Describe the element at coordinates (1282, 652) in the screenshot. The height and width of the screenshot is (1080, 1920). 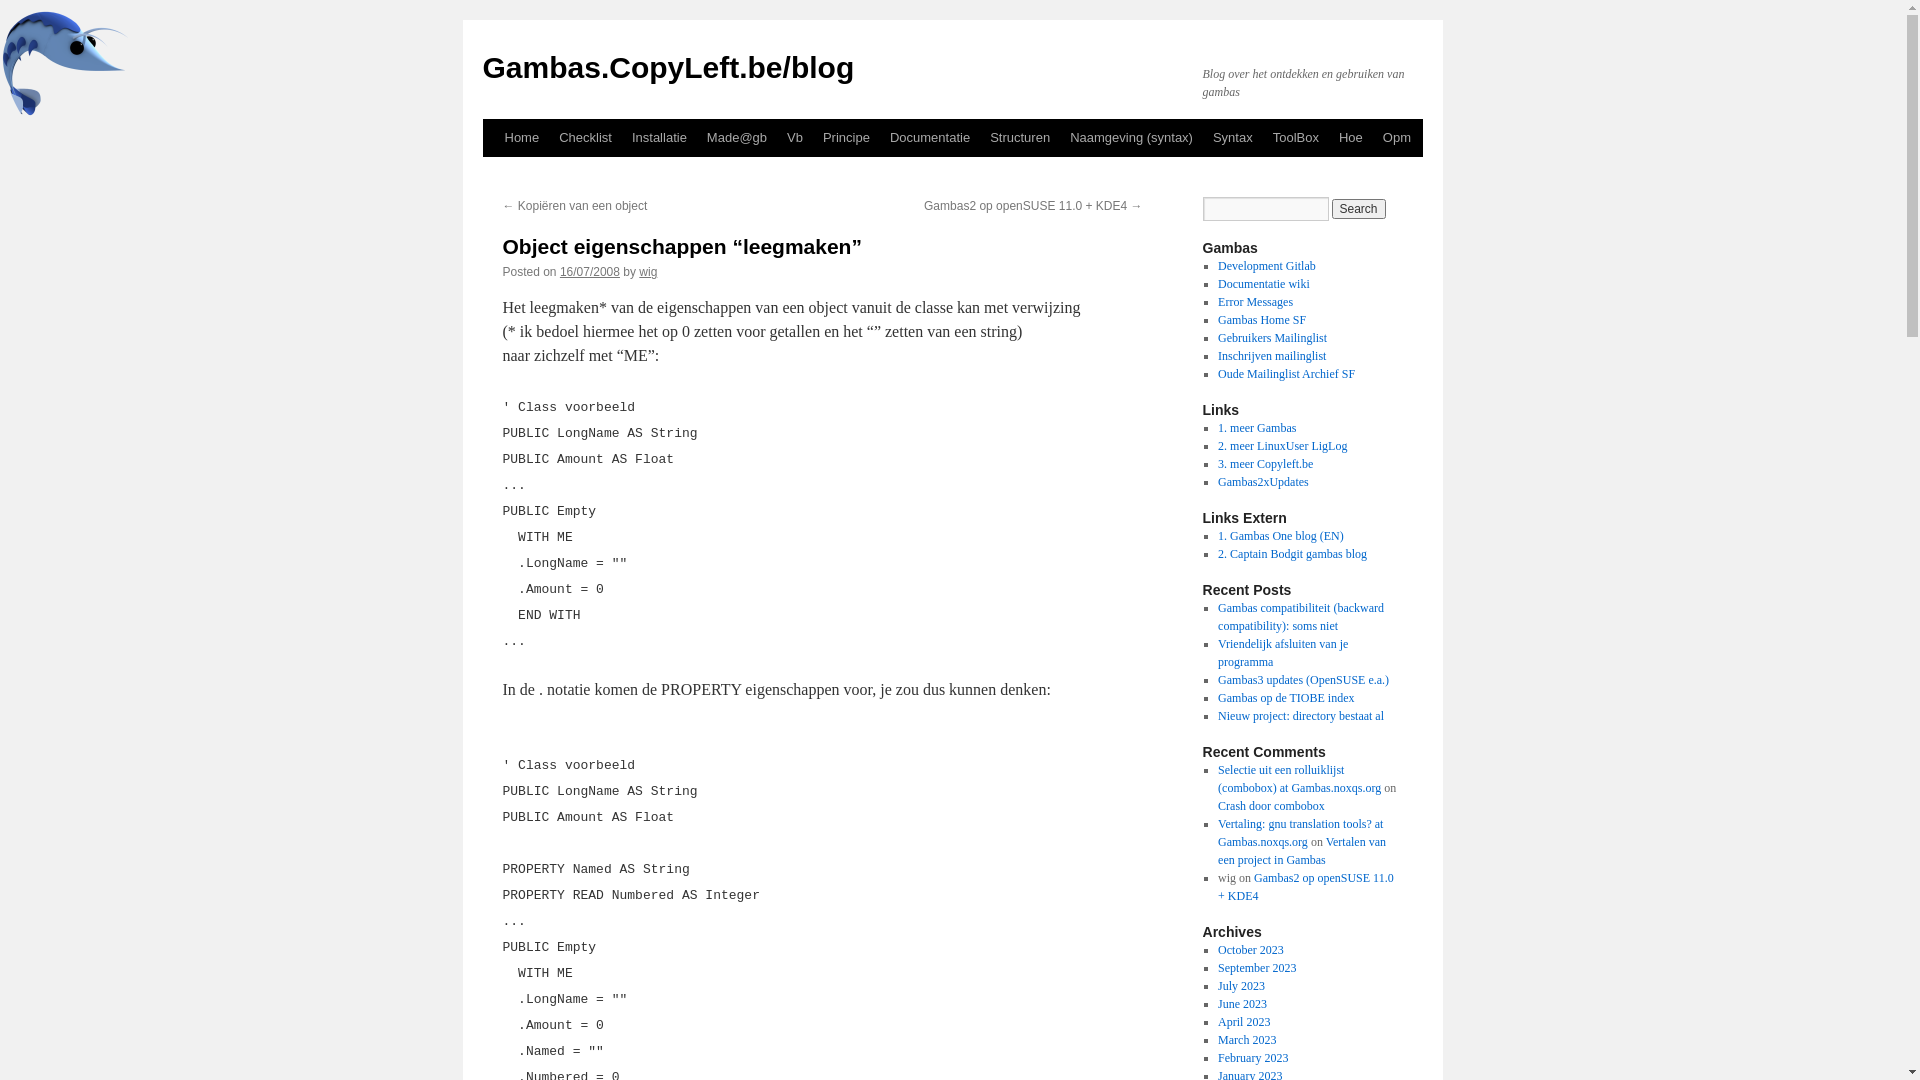
I see `'Vriendelijk afsluiten van je programma'` at that location.